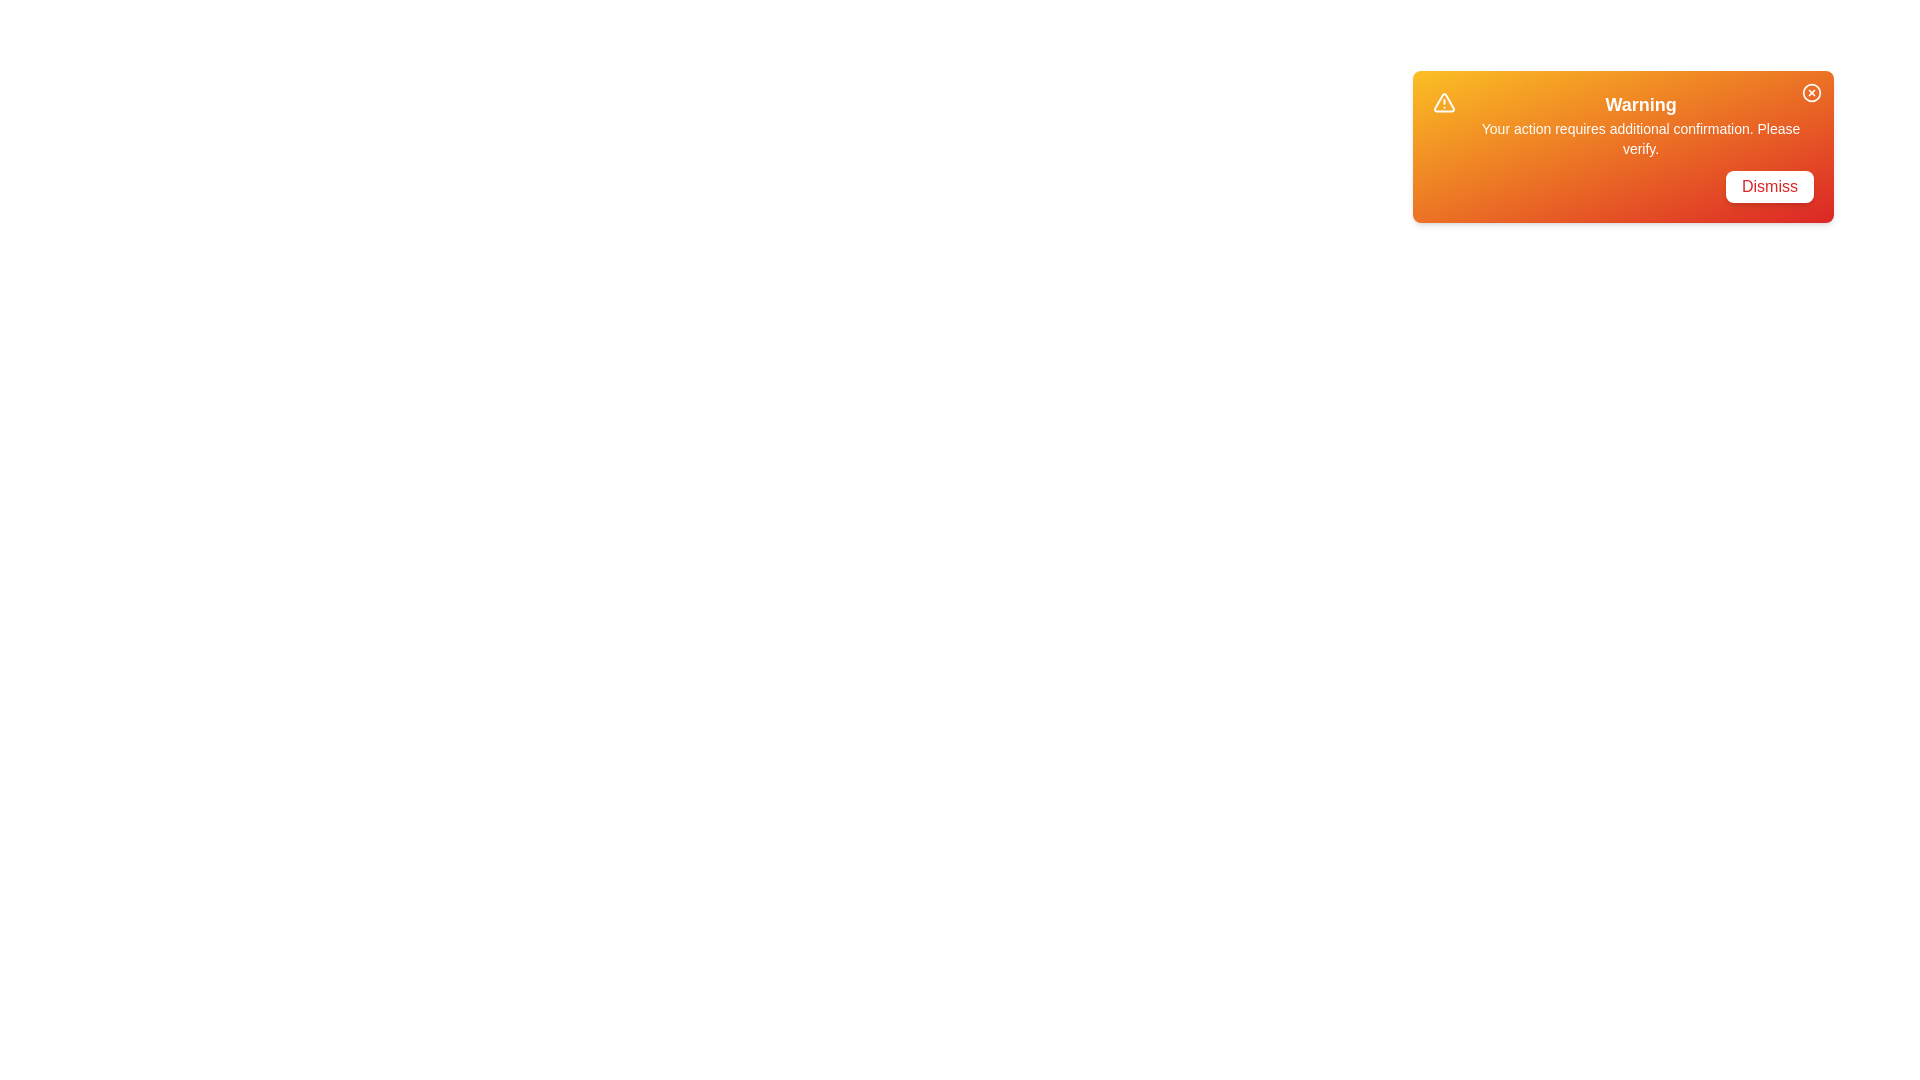 This screenshot has width=1920, height=1080. What do you see at coordinates (1811, 92) in the screenshot?
I see `the 'X' button to close the snackbar` at bounding box center [1811, 92].